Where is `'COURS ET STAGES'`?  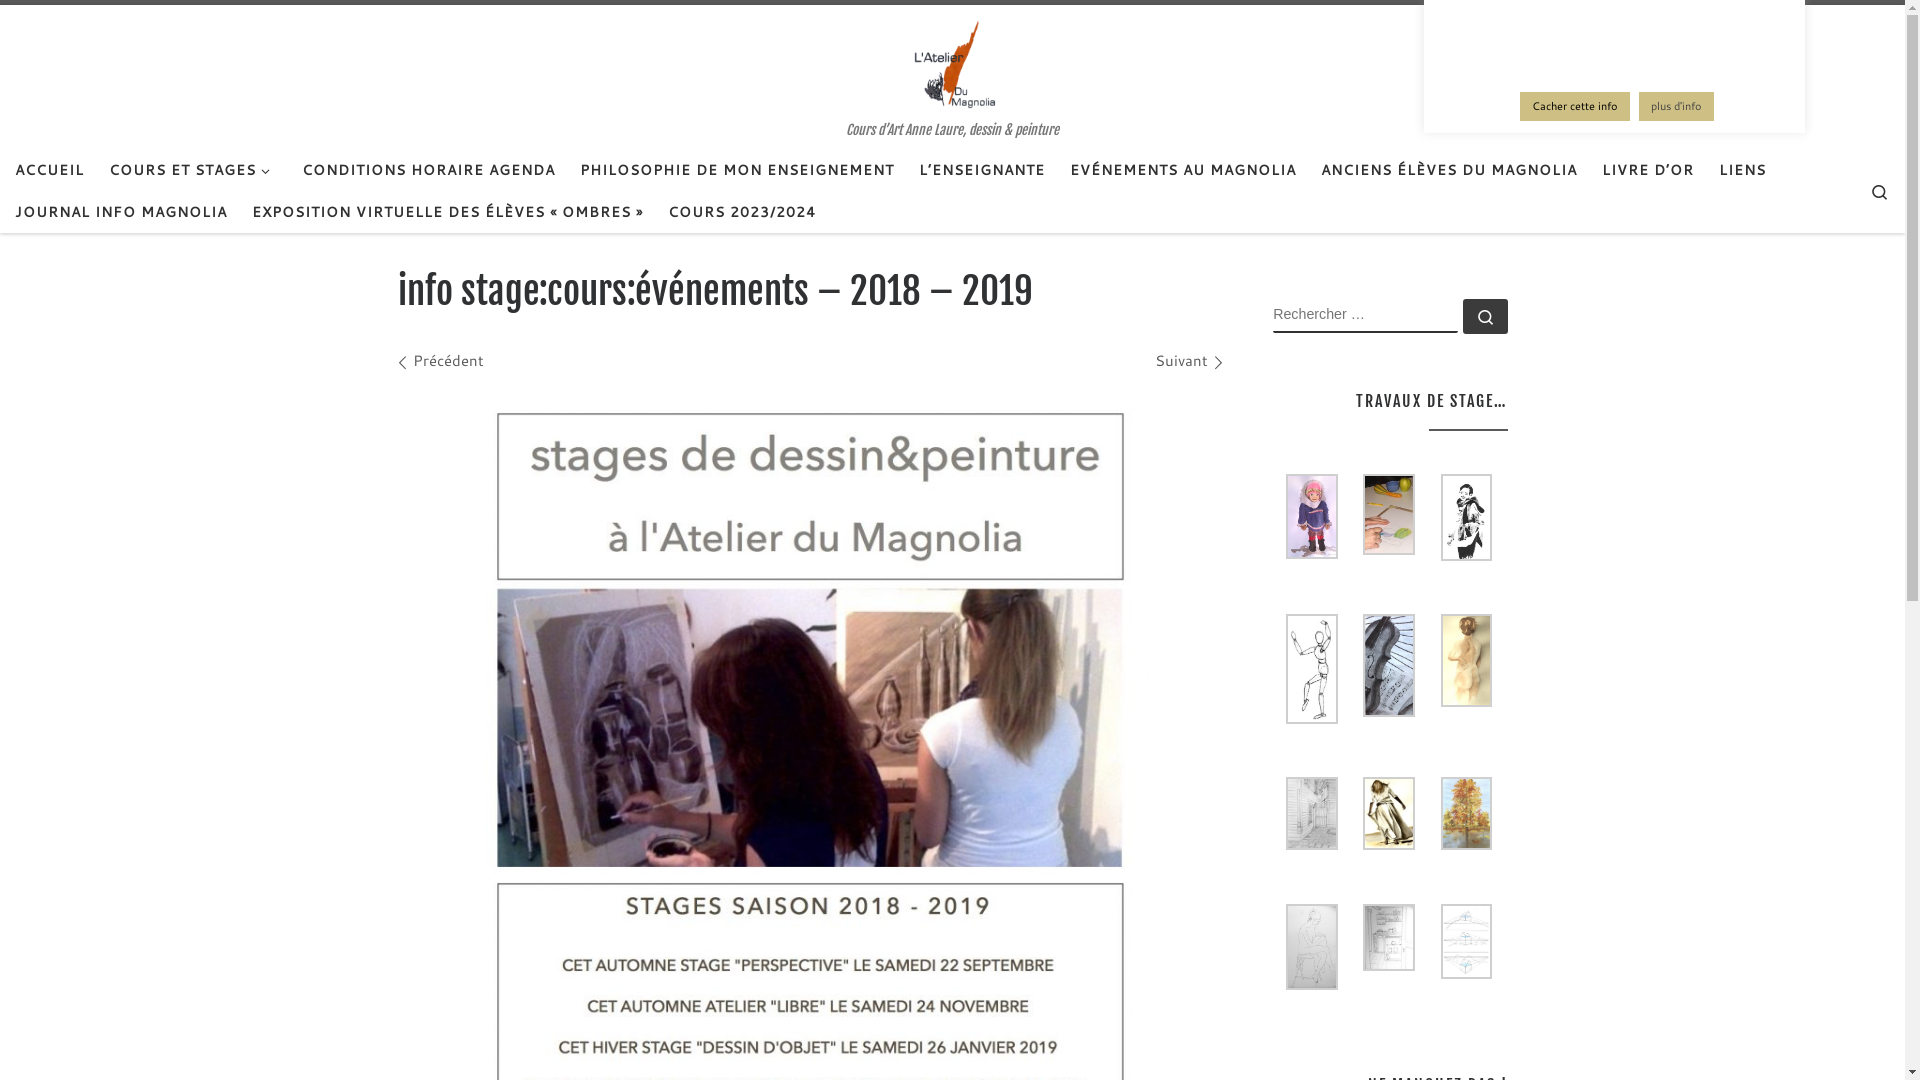 'COURS ET STAGES' is located at coordinates (101, 168).